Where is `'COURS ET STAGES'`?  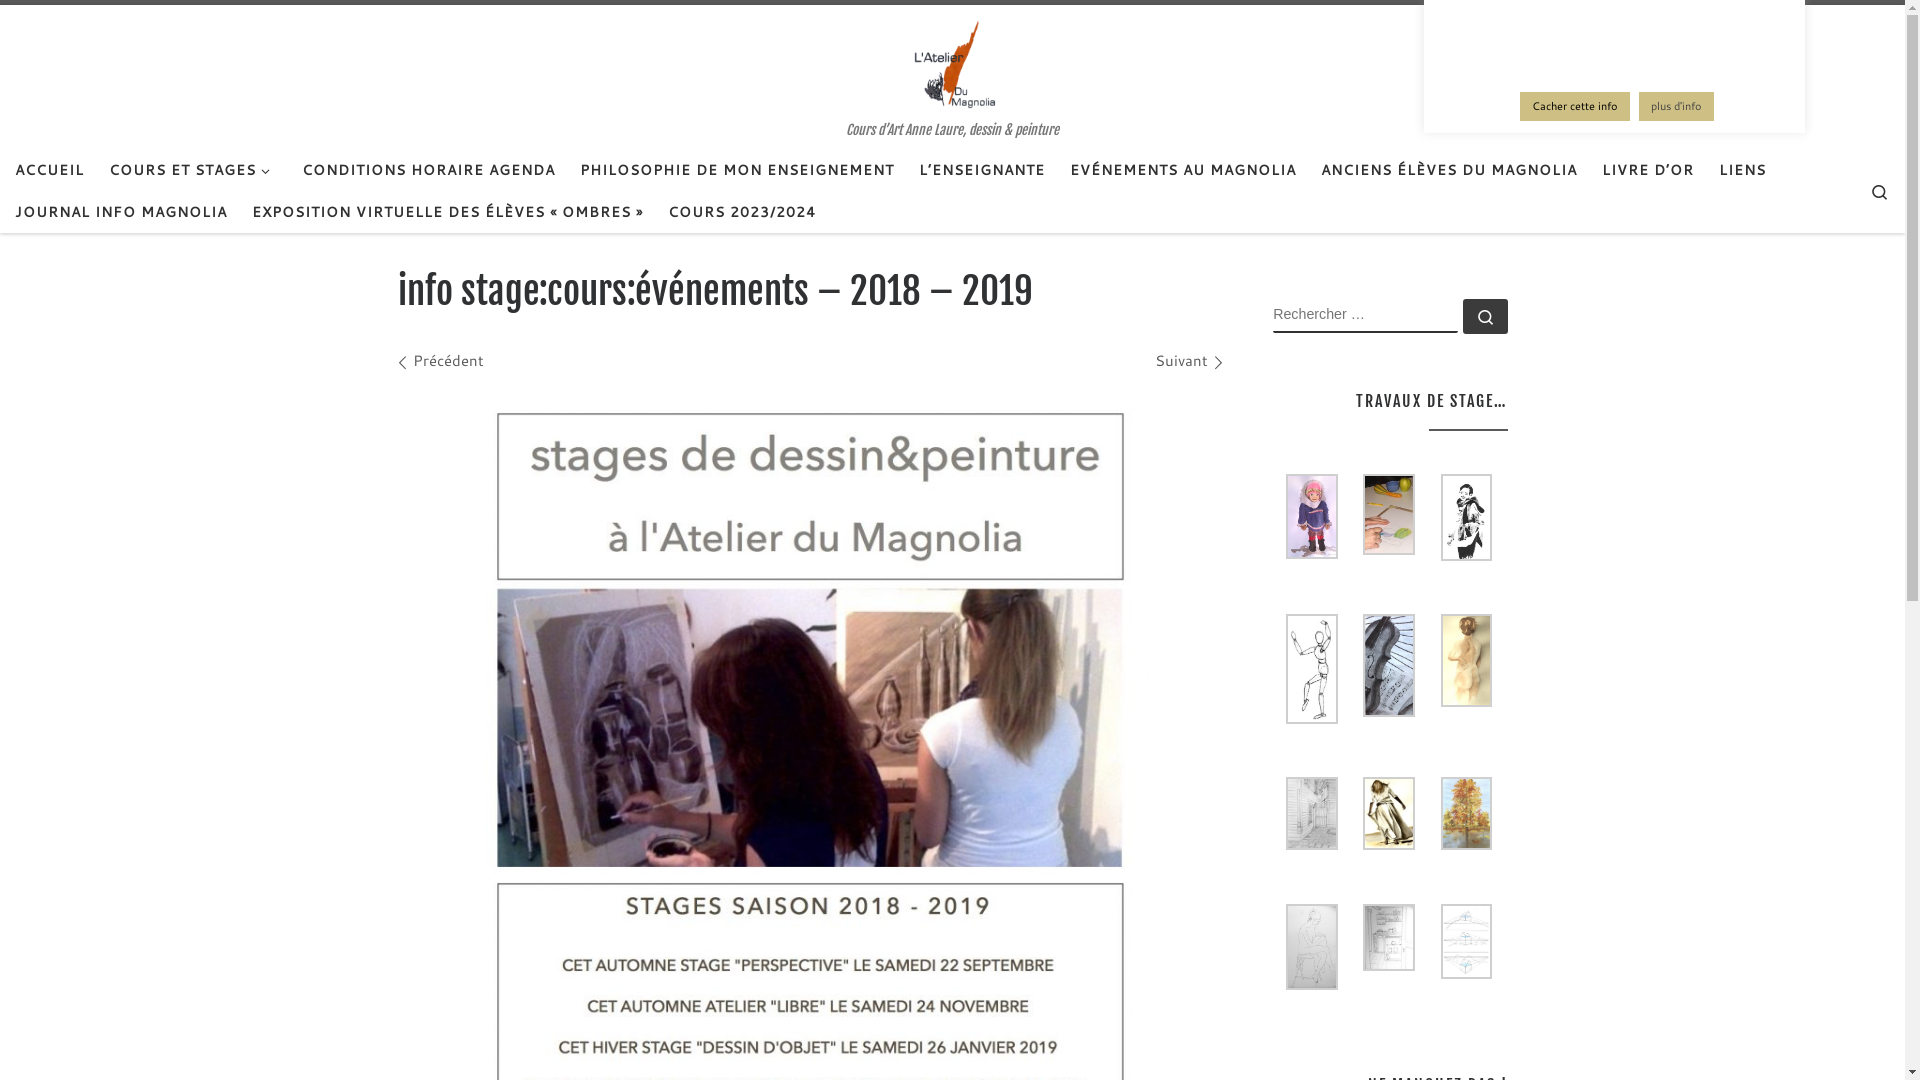 'COURS ET STAGES' is located at coordinates (101, 168).